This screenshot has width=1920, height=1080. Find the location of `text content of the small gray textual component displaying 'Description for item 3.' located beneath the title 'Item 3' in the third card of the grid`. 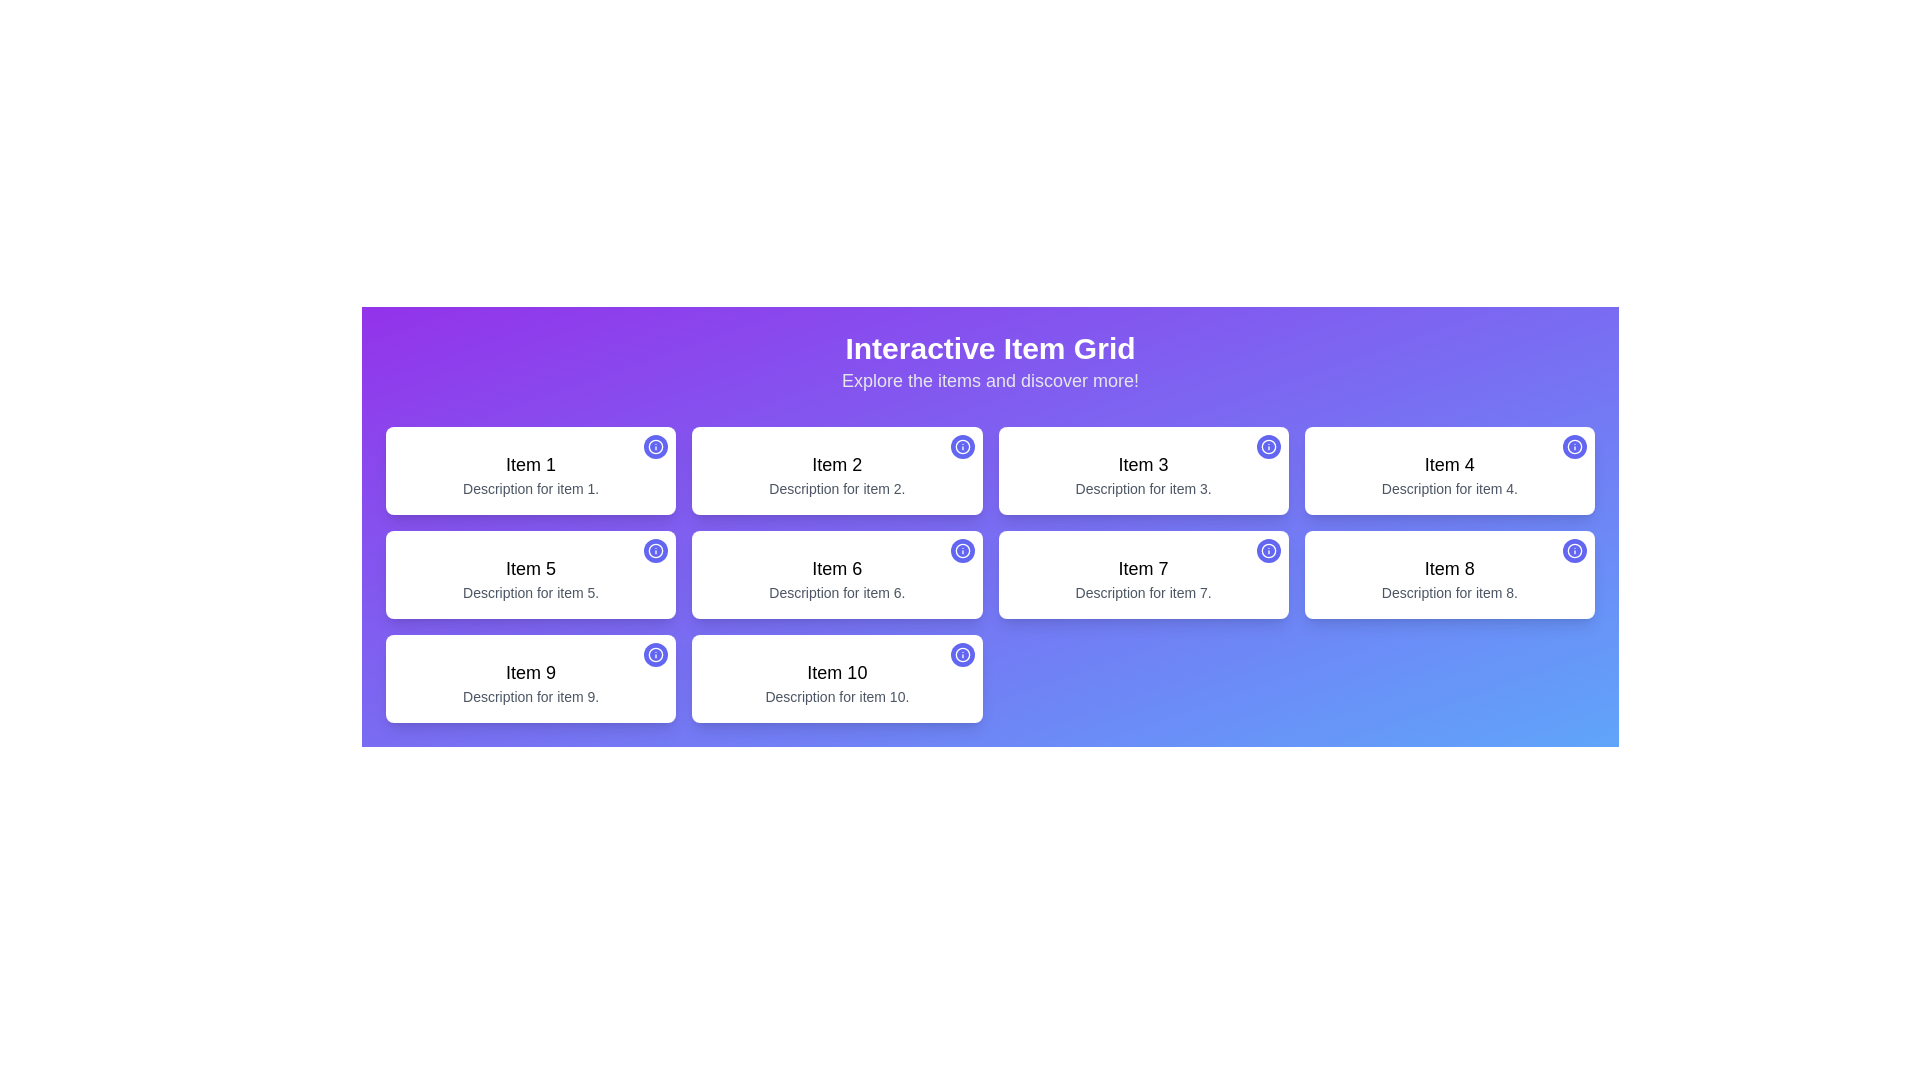

text content of the small gray textual component displaying 'Description for item 3.' located beneath the title 'Item 3' in the third card of the grid is located at coordinates (1143, 489).